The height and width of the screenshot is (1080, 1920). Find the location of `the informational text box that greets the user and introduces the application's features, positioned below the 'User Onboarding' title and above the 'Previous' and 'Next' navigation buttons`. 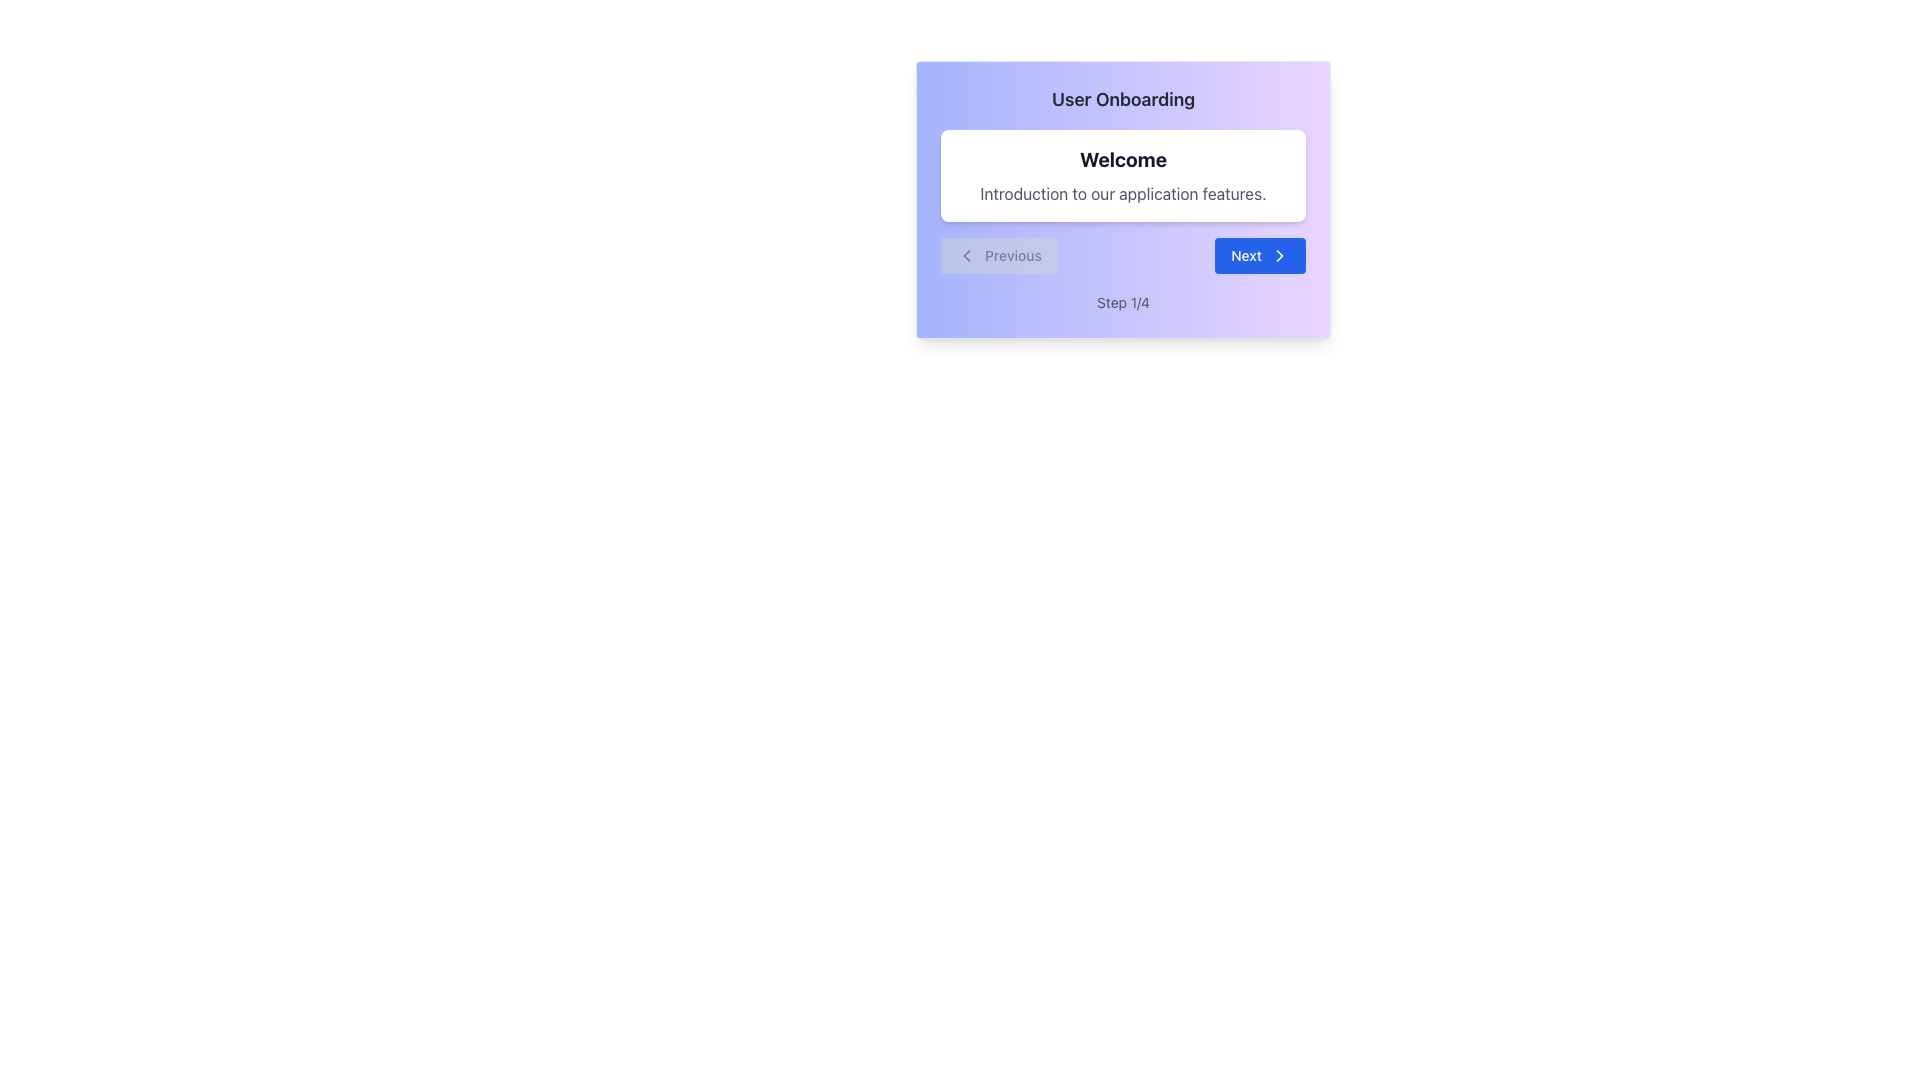

the informational text box that greets the user and introduces the application's features, positioned below the 'User Onboarding' title and above the 'Previous' and 'Next' navigation buttons is located at coordinates (1123, 175).